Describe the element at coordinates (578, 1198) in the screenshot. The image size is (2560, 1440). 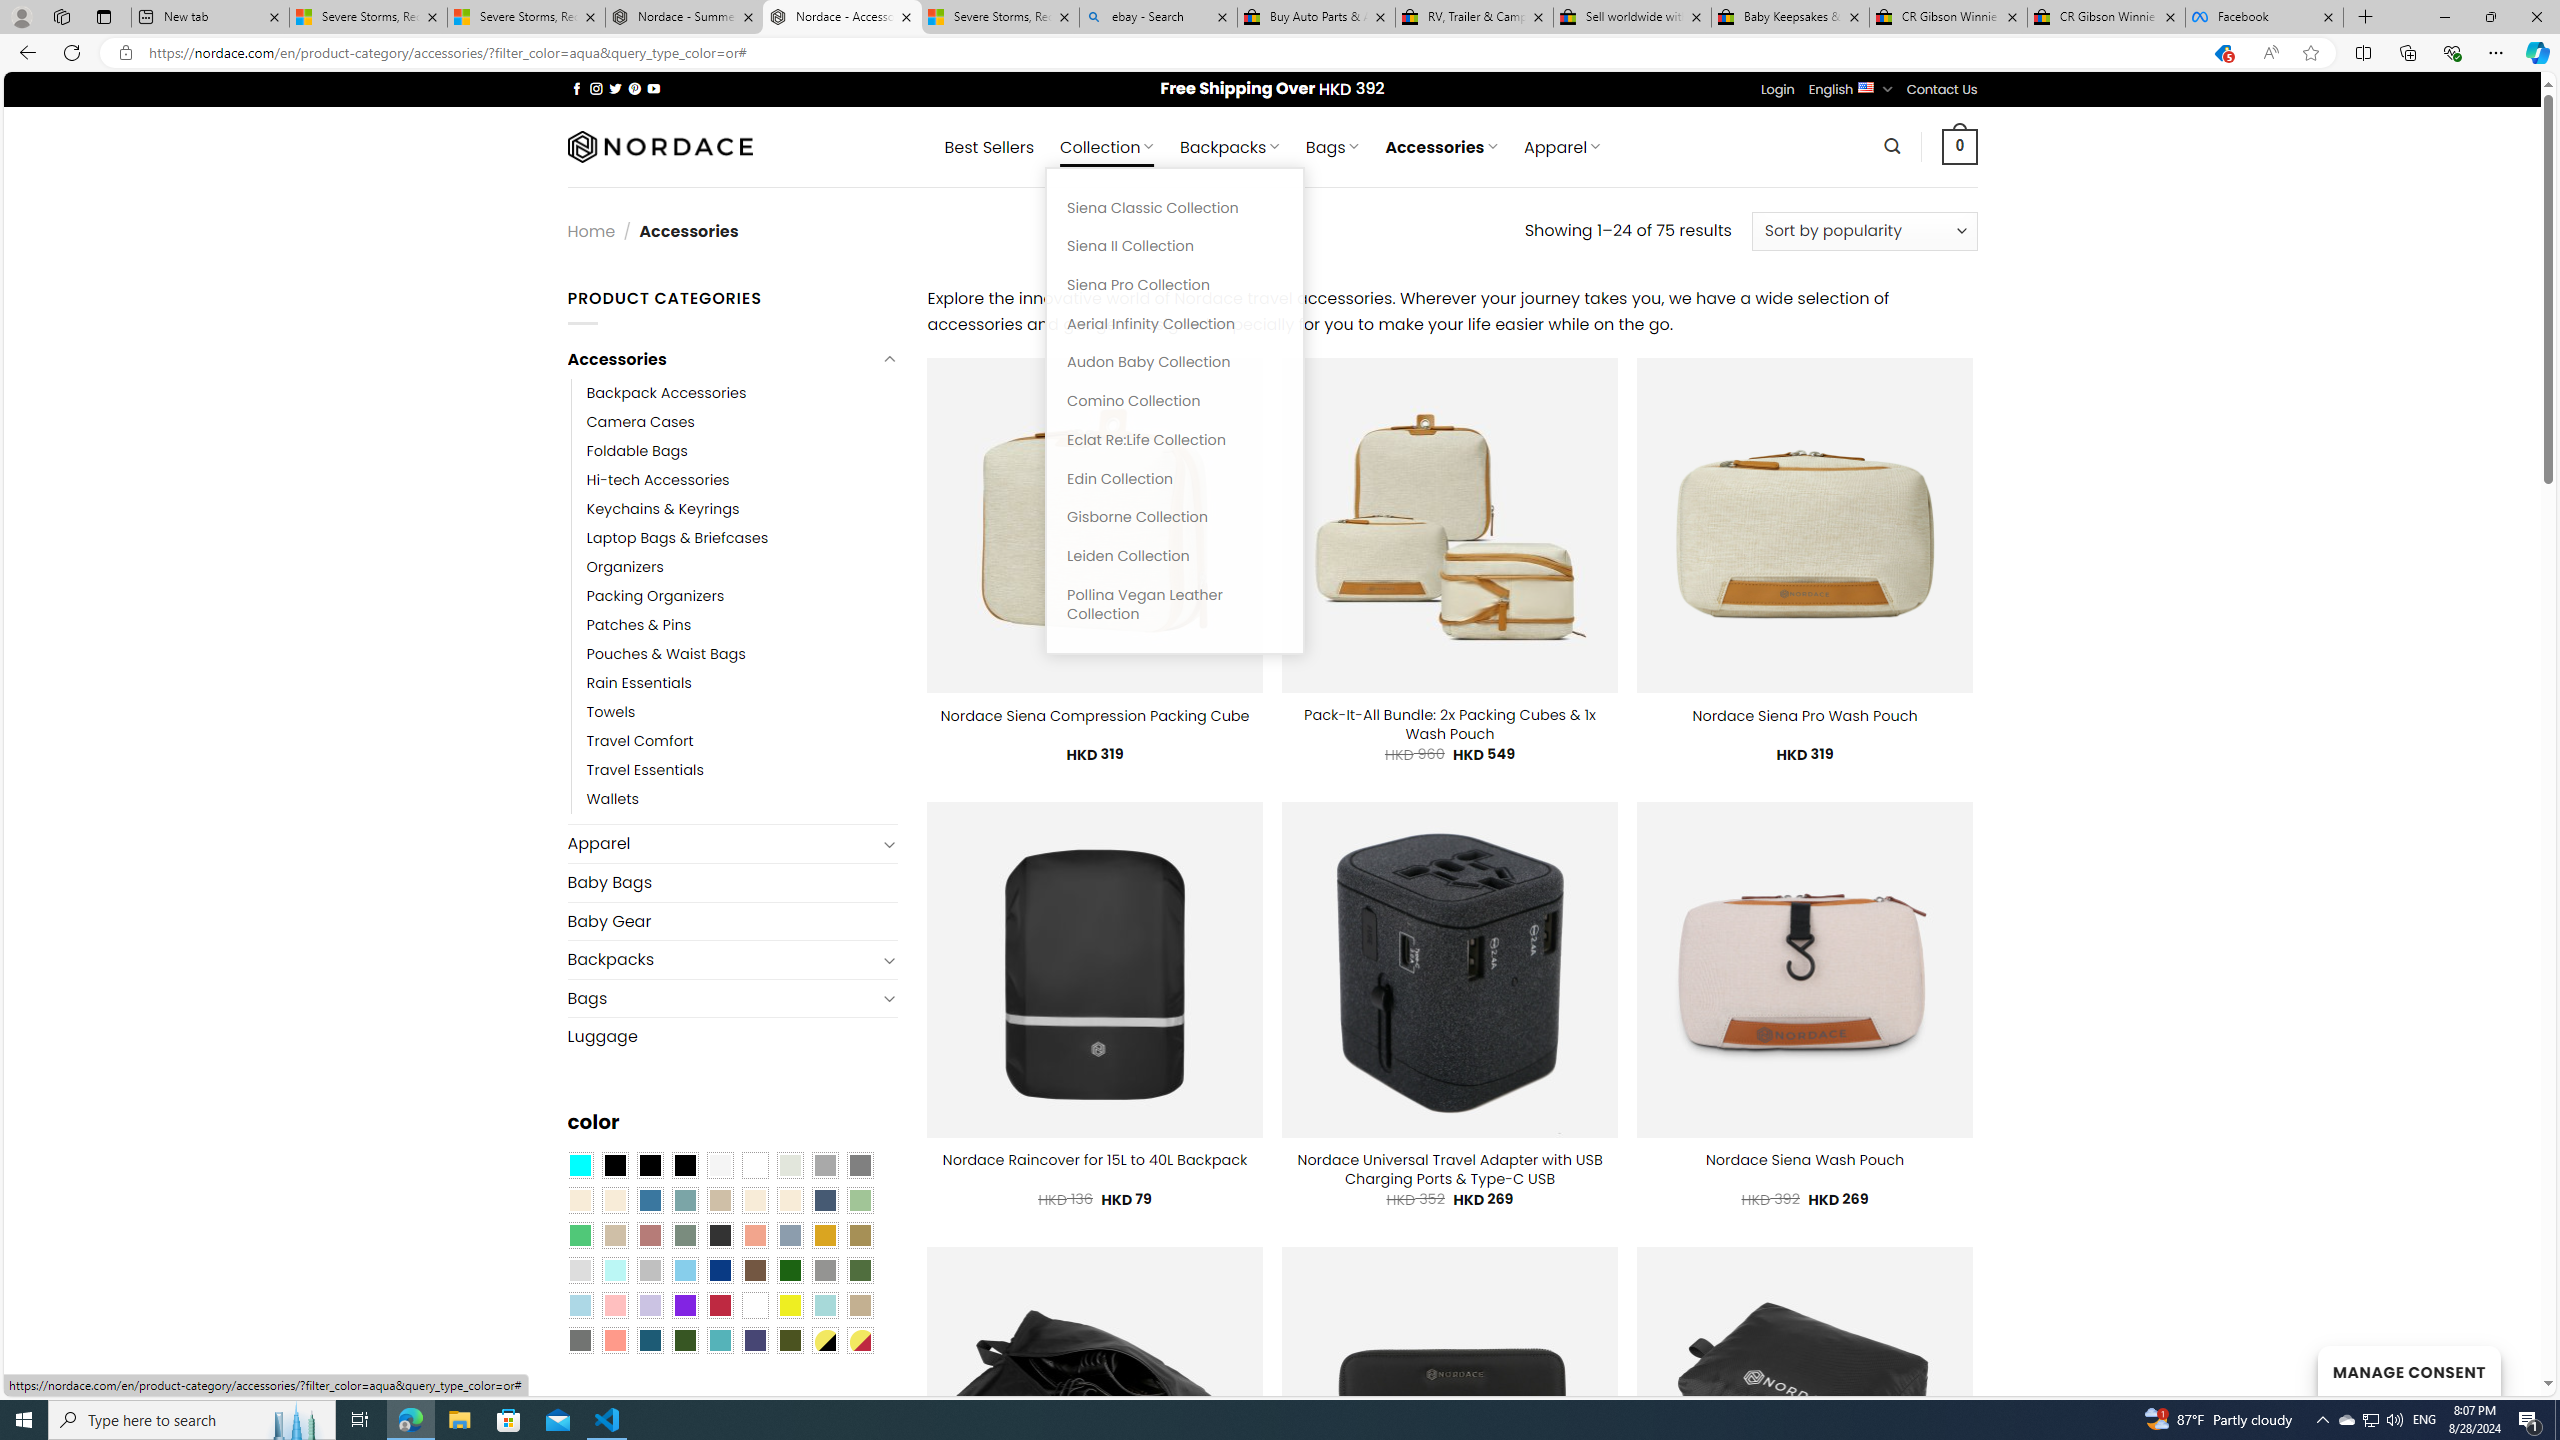
I see `'Beige'` at that location.